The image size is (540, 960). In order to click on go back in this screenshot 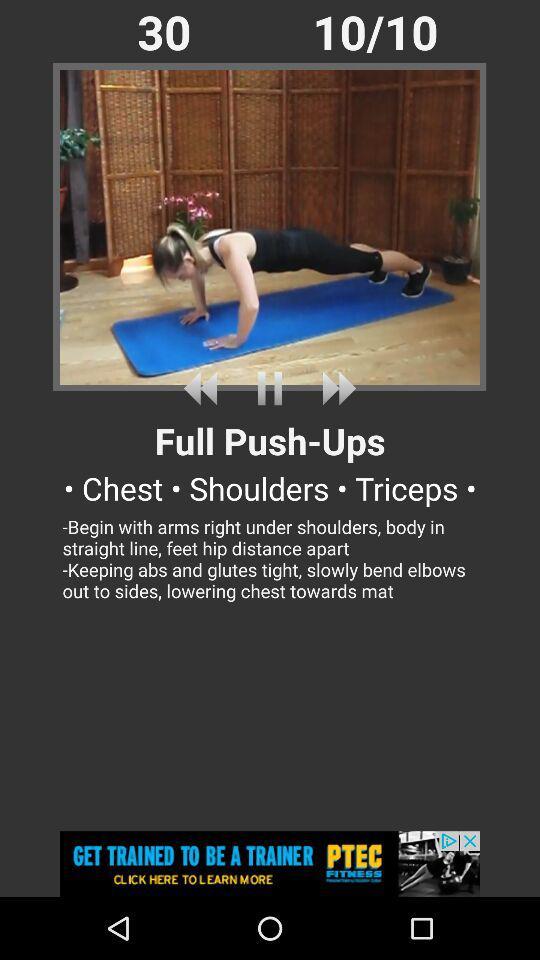, I will do `click(203, 387)`.